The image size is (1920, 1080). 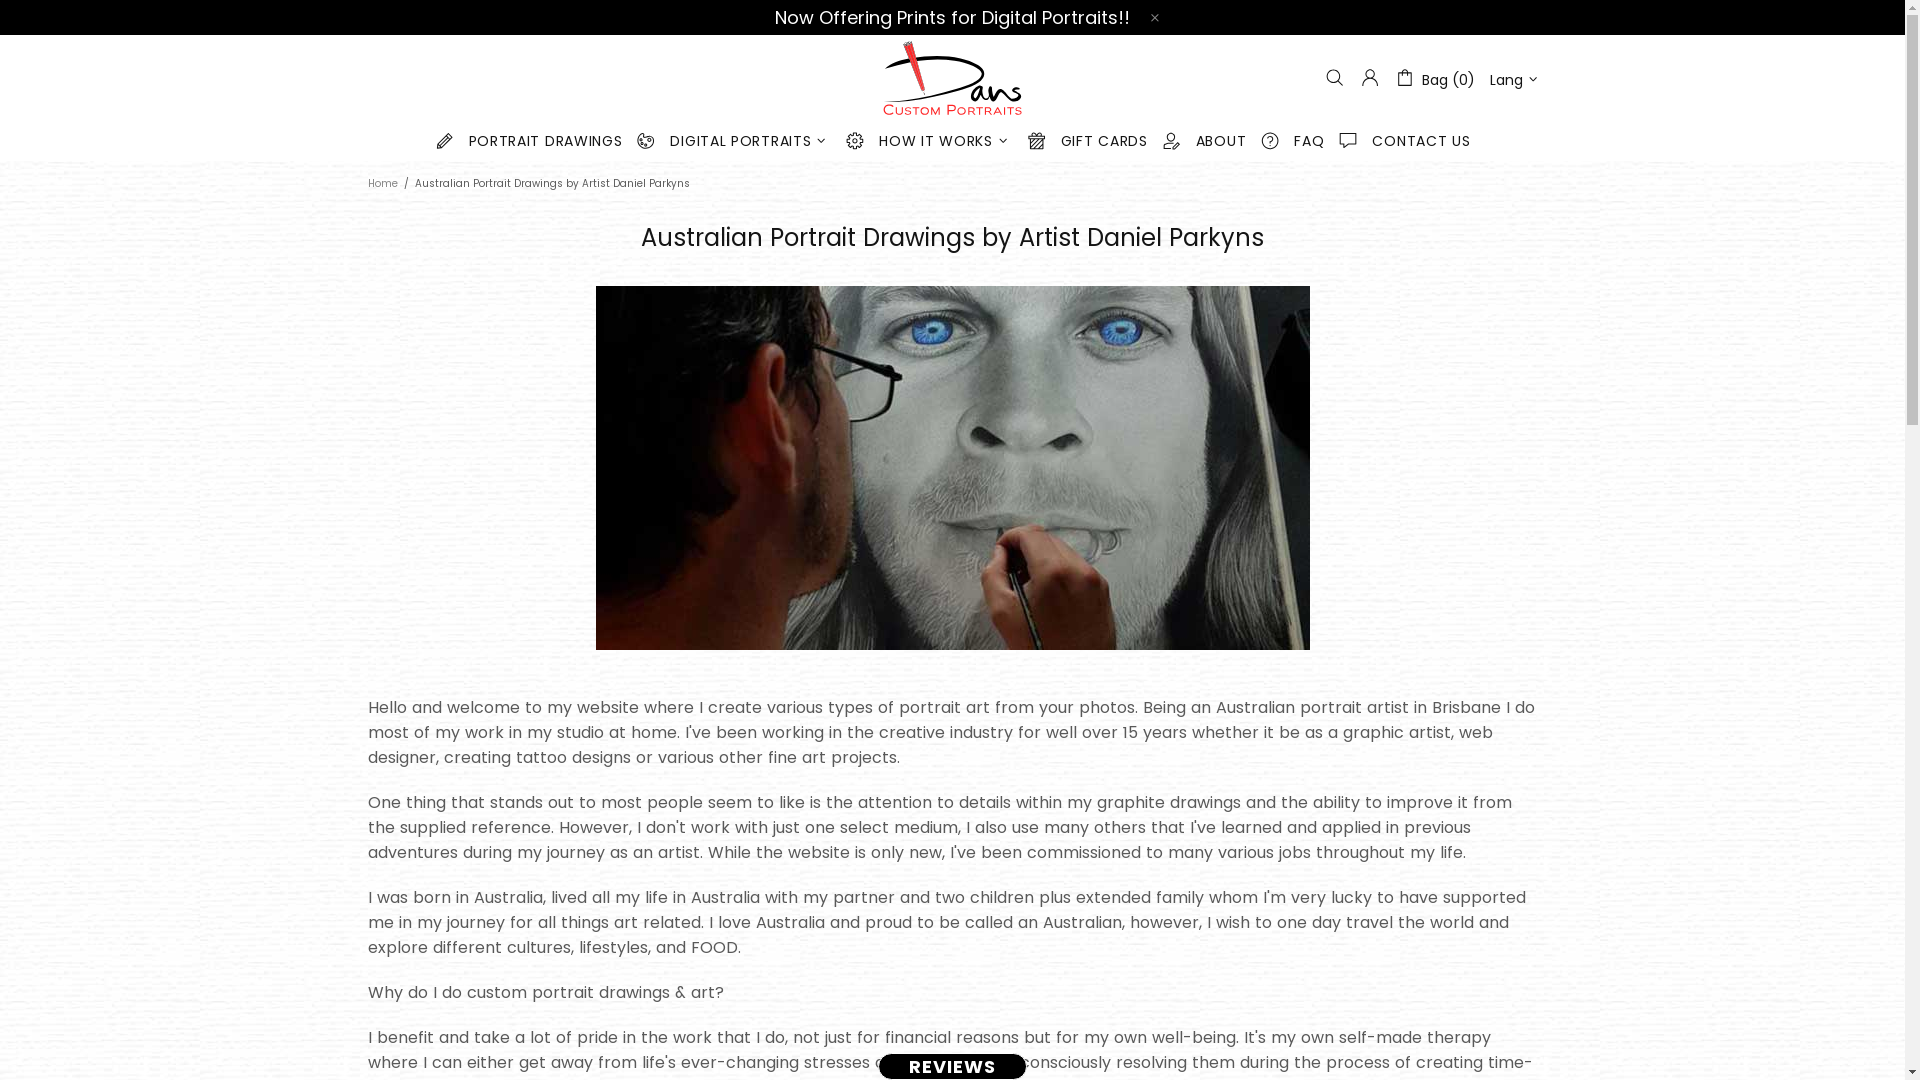 What do you see at coordinates (1291, 140) in the screenshot?
I see `'FAQ'` at bounding box center [1291, 140].